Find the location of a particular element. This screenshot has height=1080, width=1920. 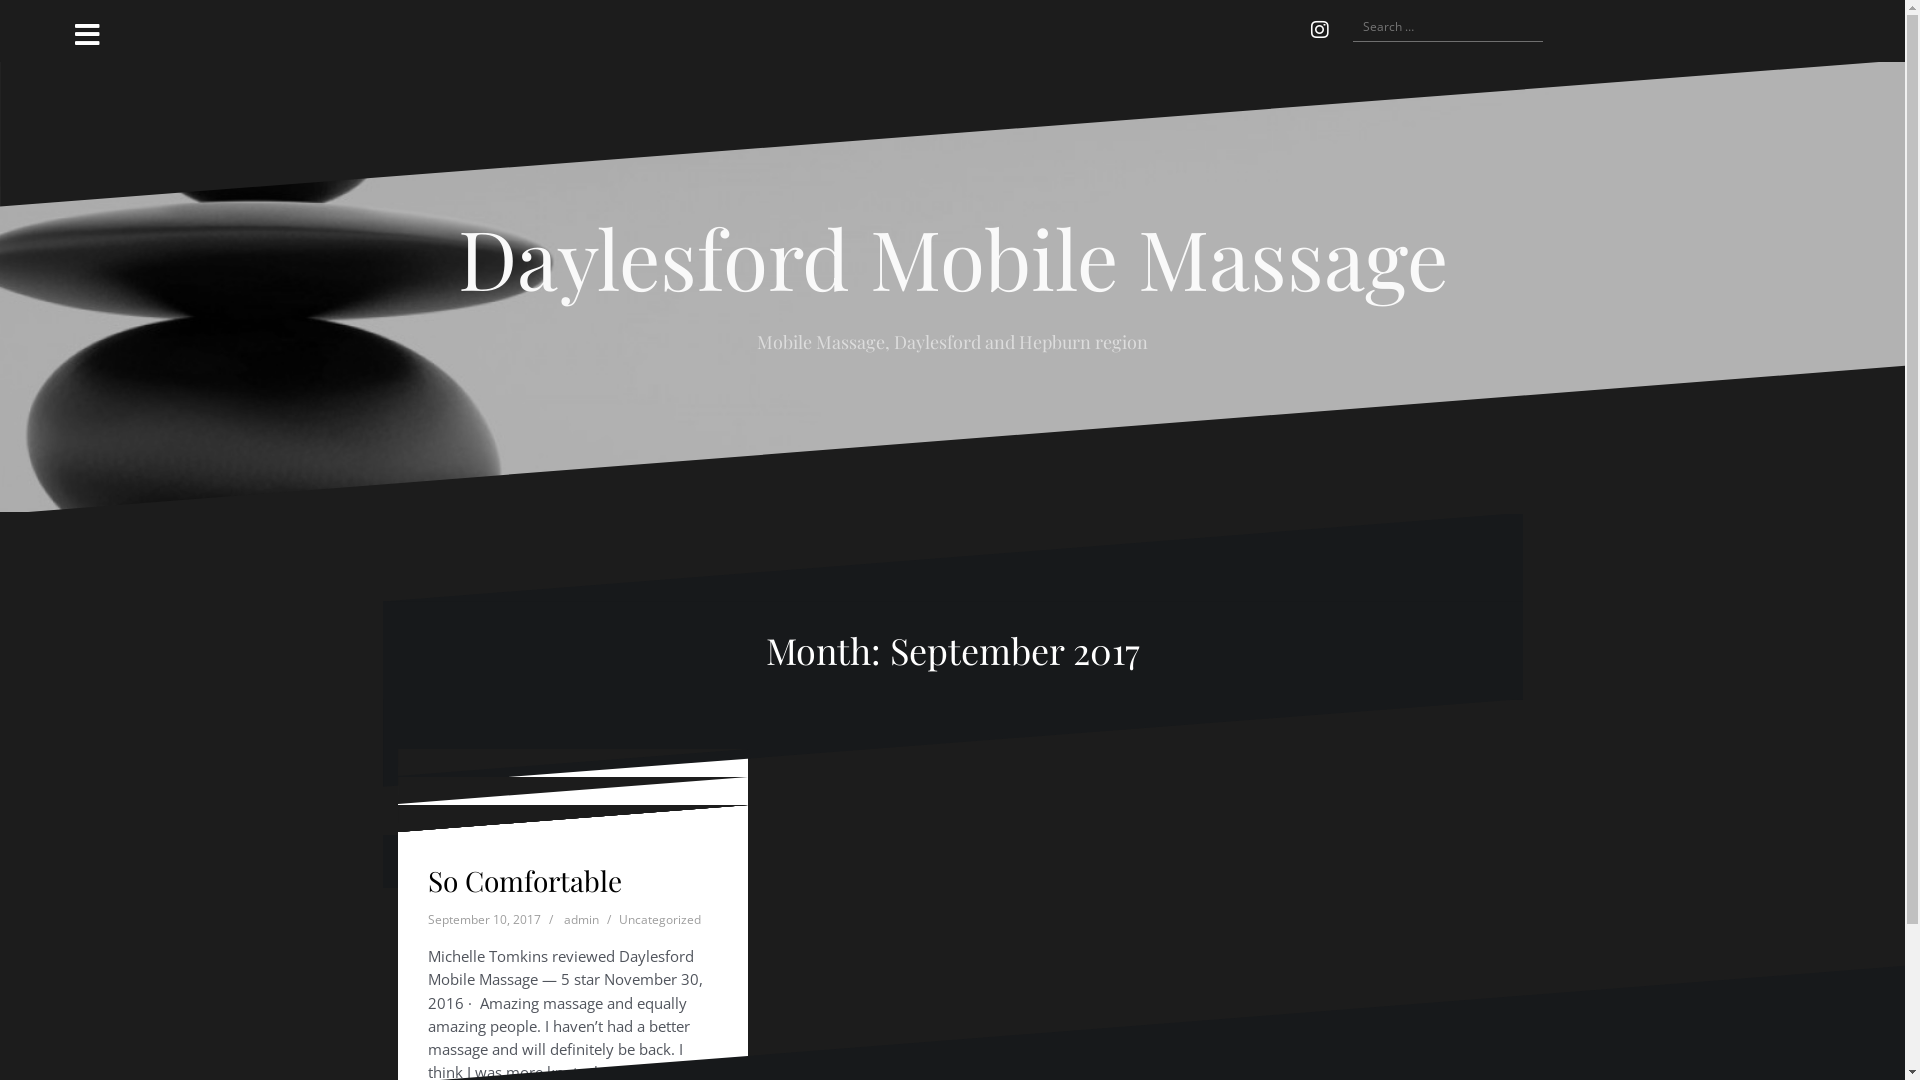

'September 10, 2017' is located at coordinates (484, 891).